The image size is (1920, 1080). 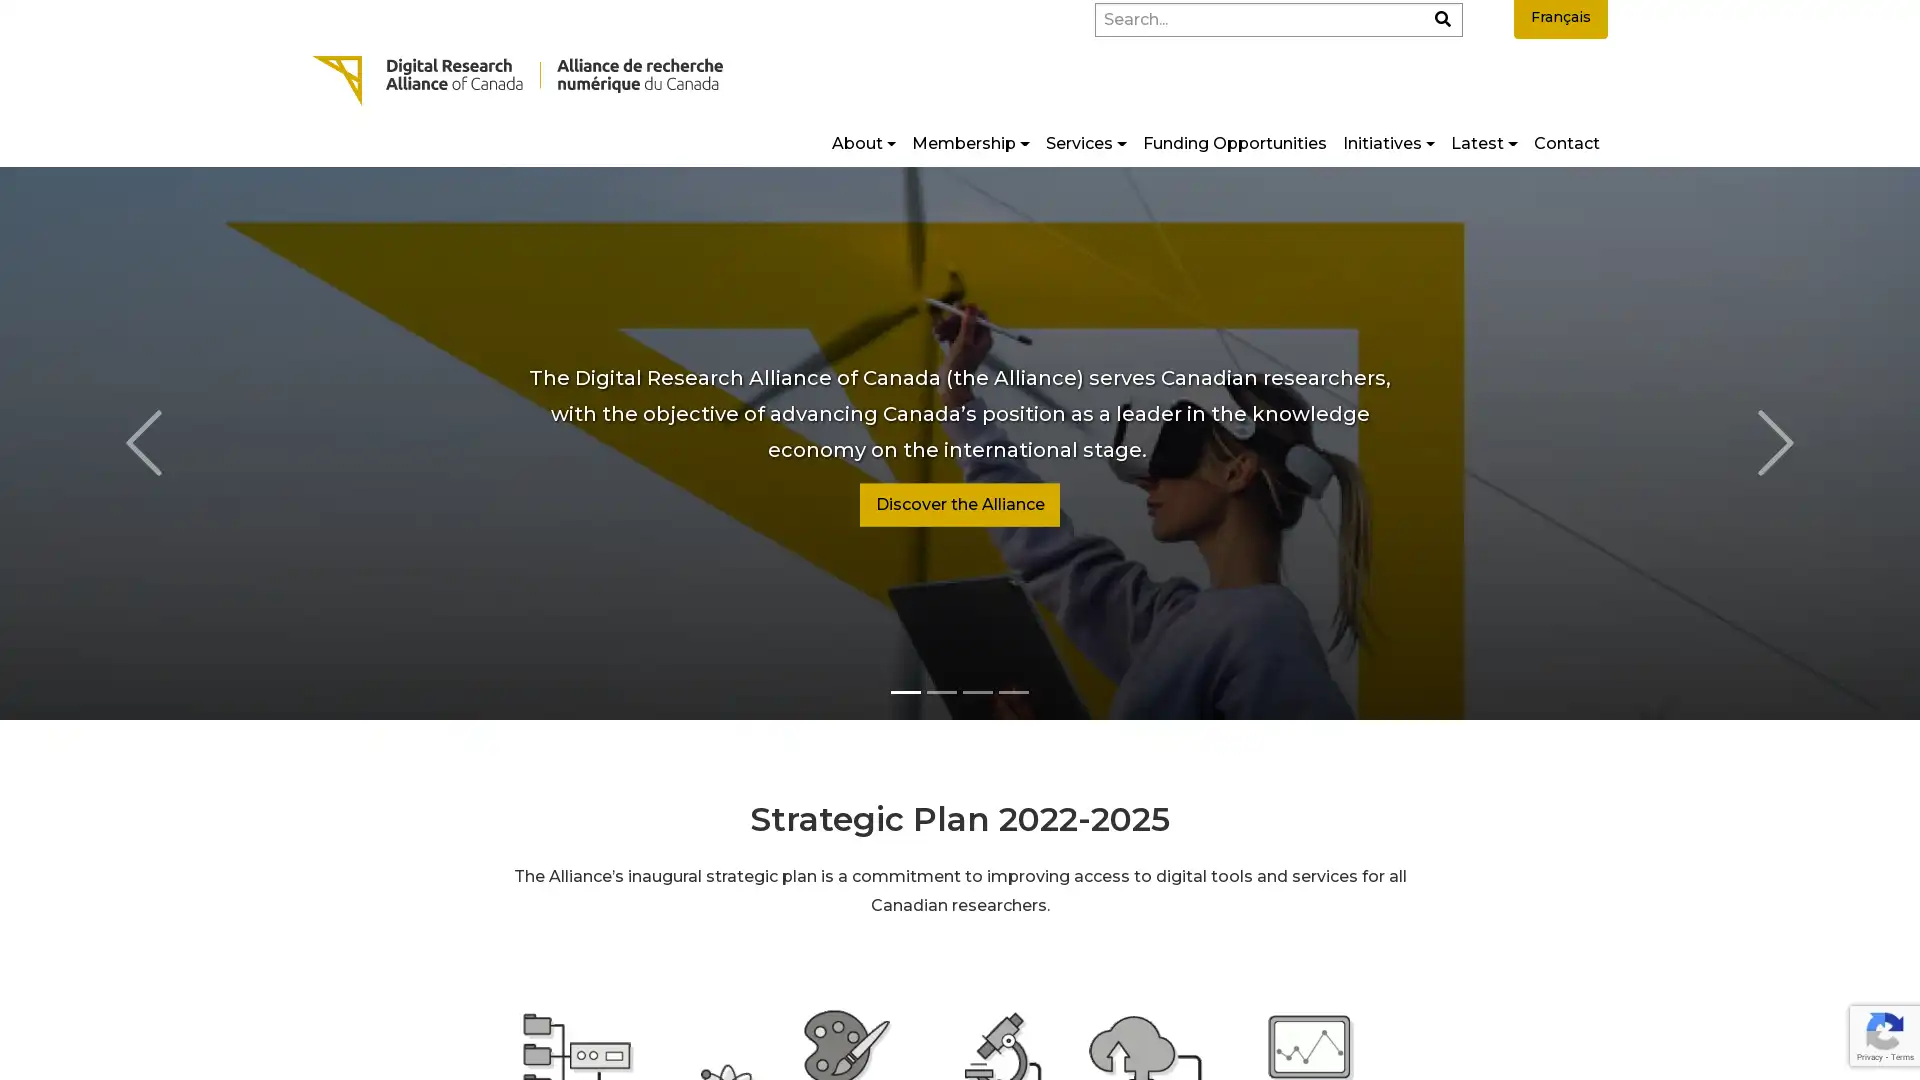 What do you see at coordinates (1013, 690) in the screenshot?
I see `Slide 3` at bounding box center [1013, 690].